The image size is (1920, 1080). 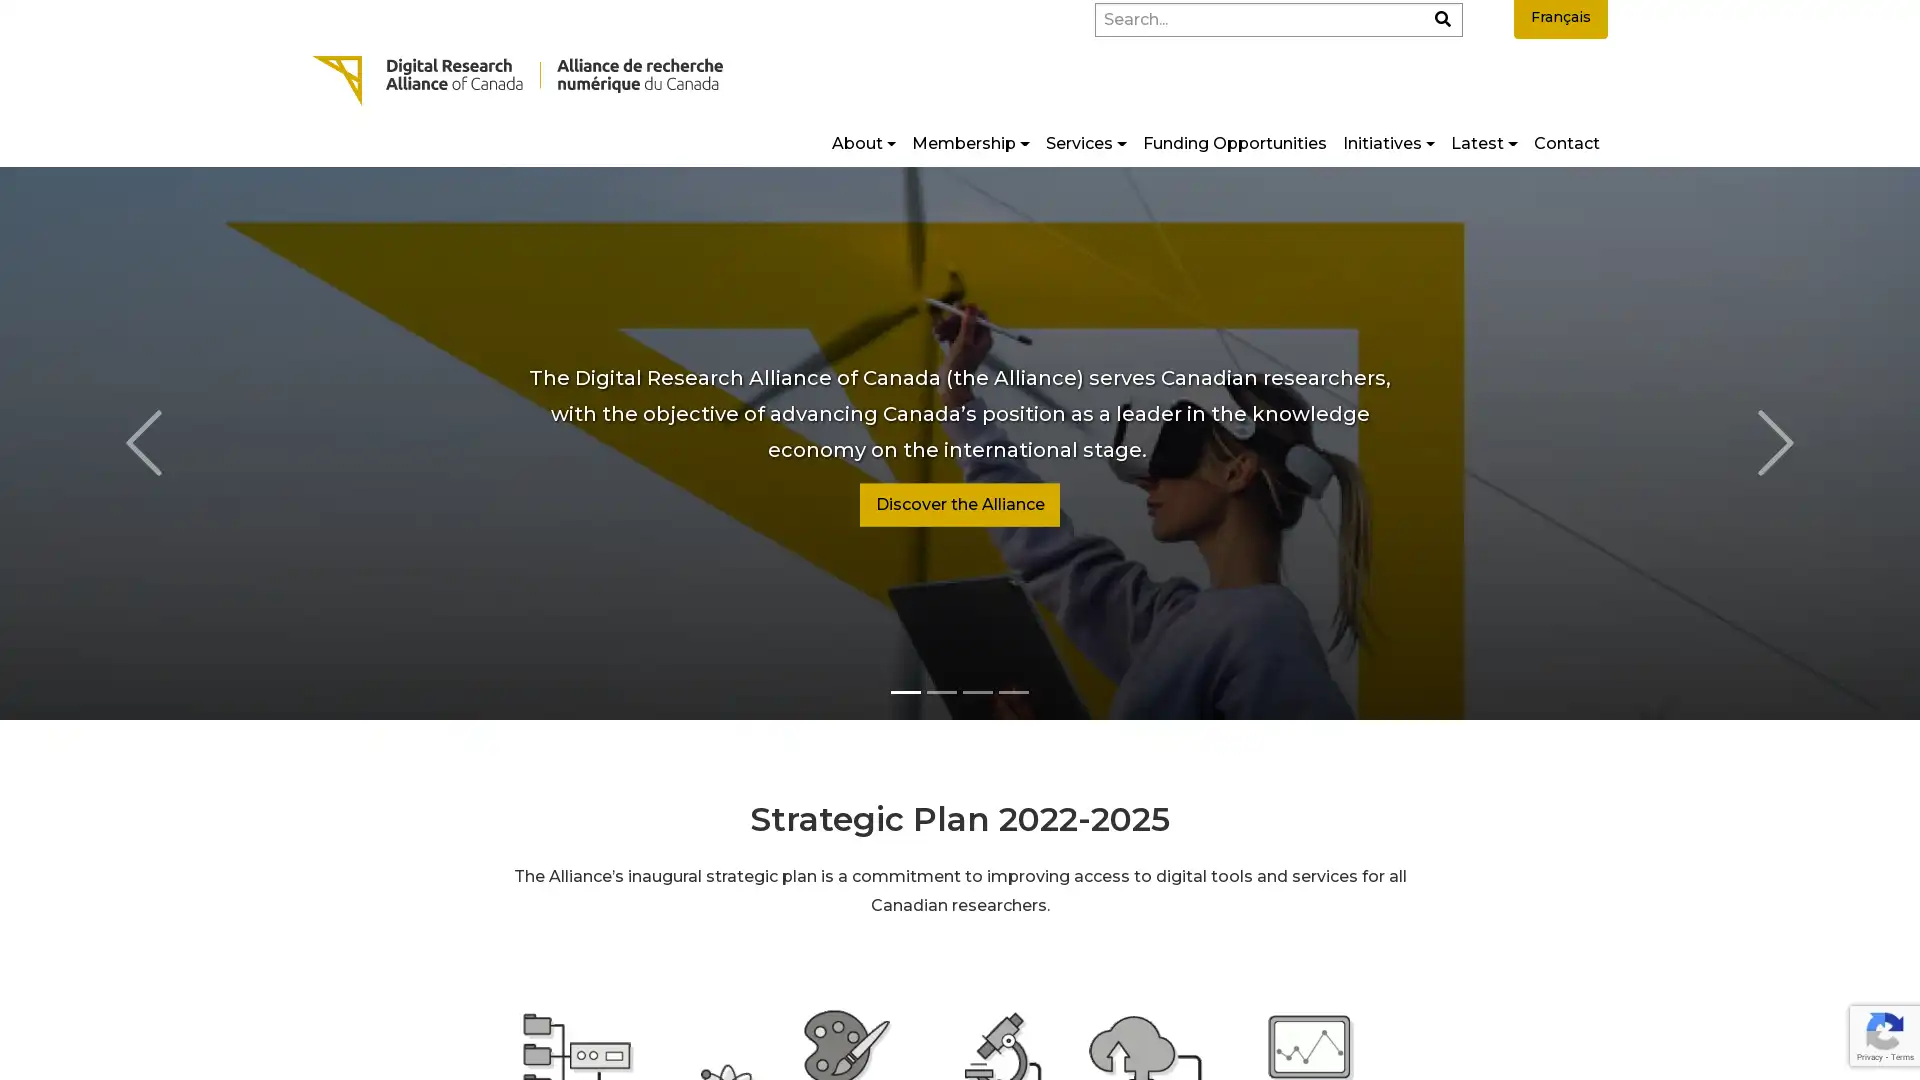 What do you see at coordinates (1013, 690) in the screenshot?
I see `Slide 3` at bounding box center [1013, 690].